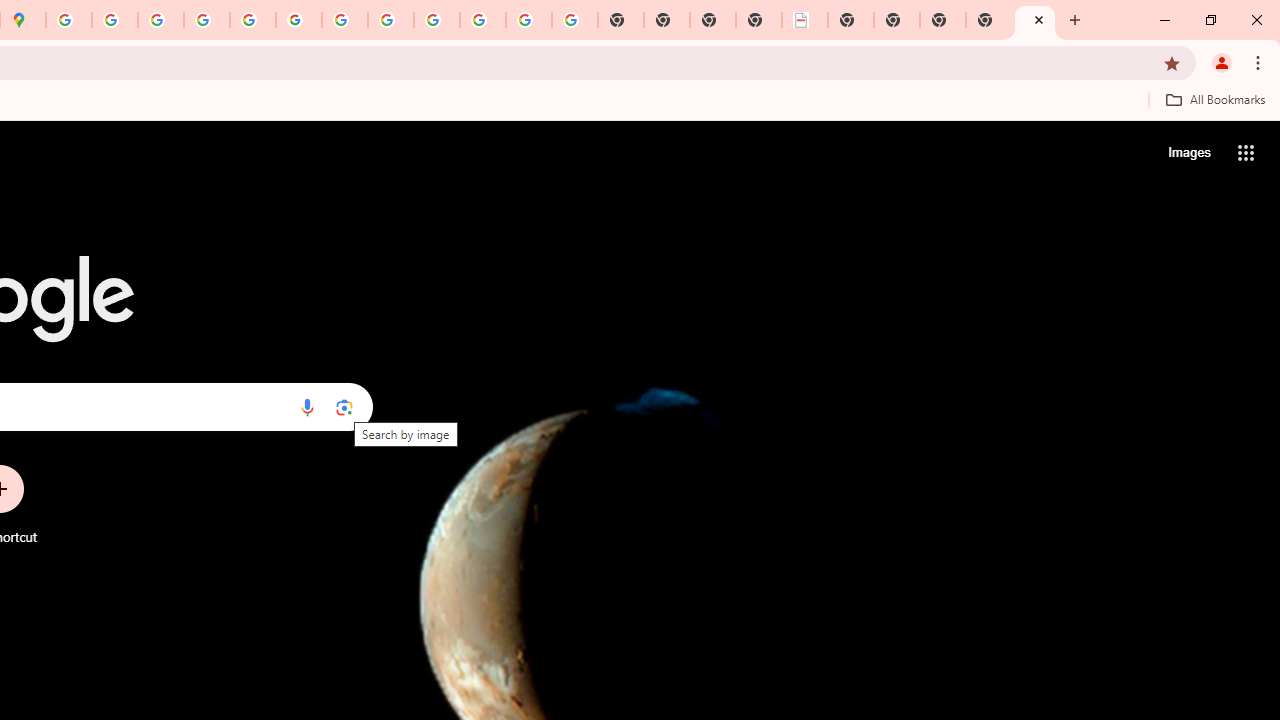 The height and width of the screenshot is (720, 1280). What do you see at coordinates (1035, 20) in the screenshot?
I see `'New Tab'` at bounding box center [1035, 20].